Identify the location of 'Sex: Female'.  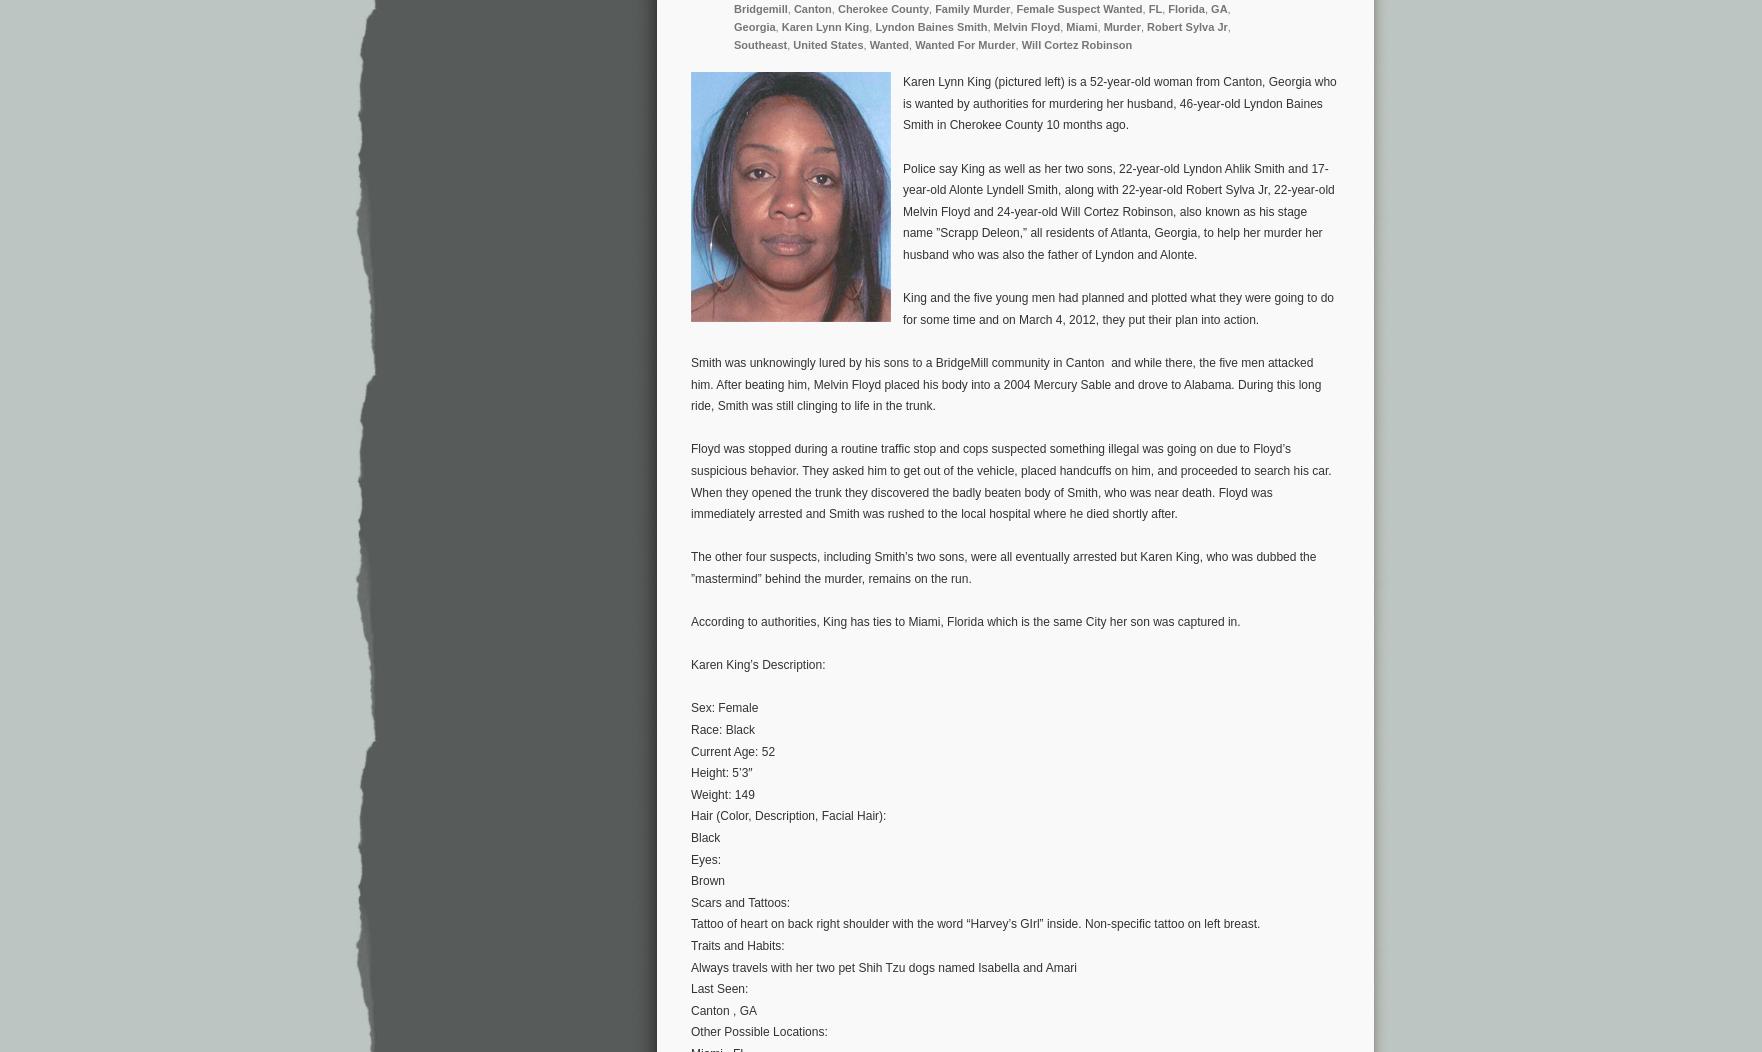
(723, 707).